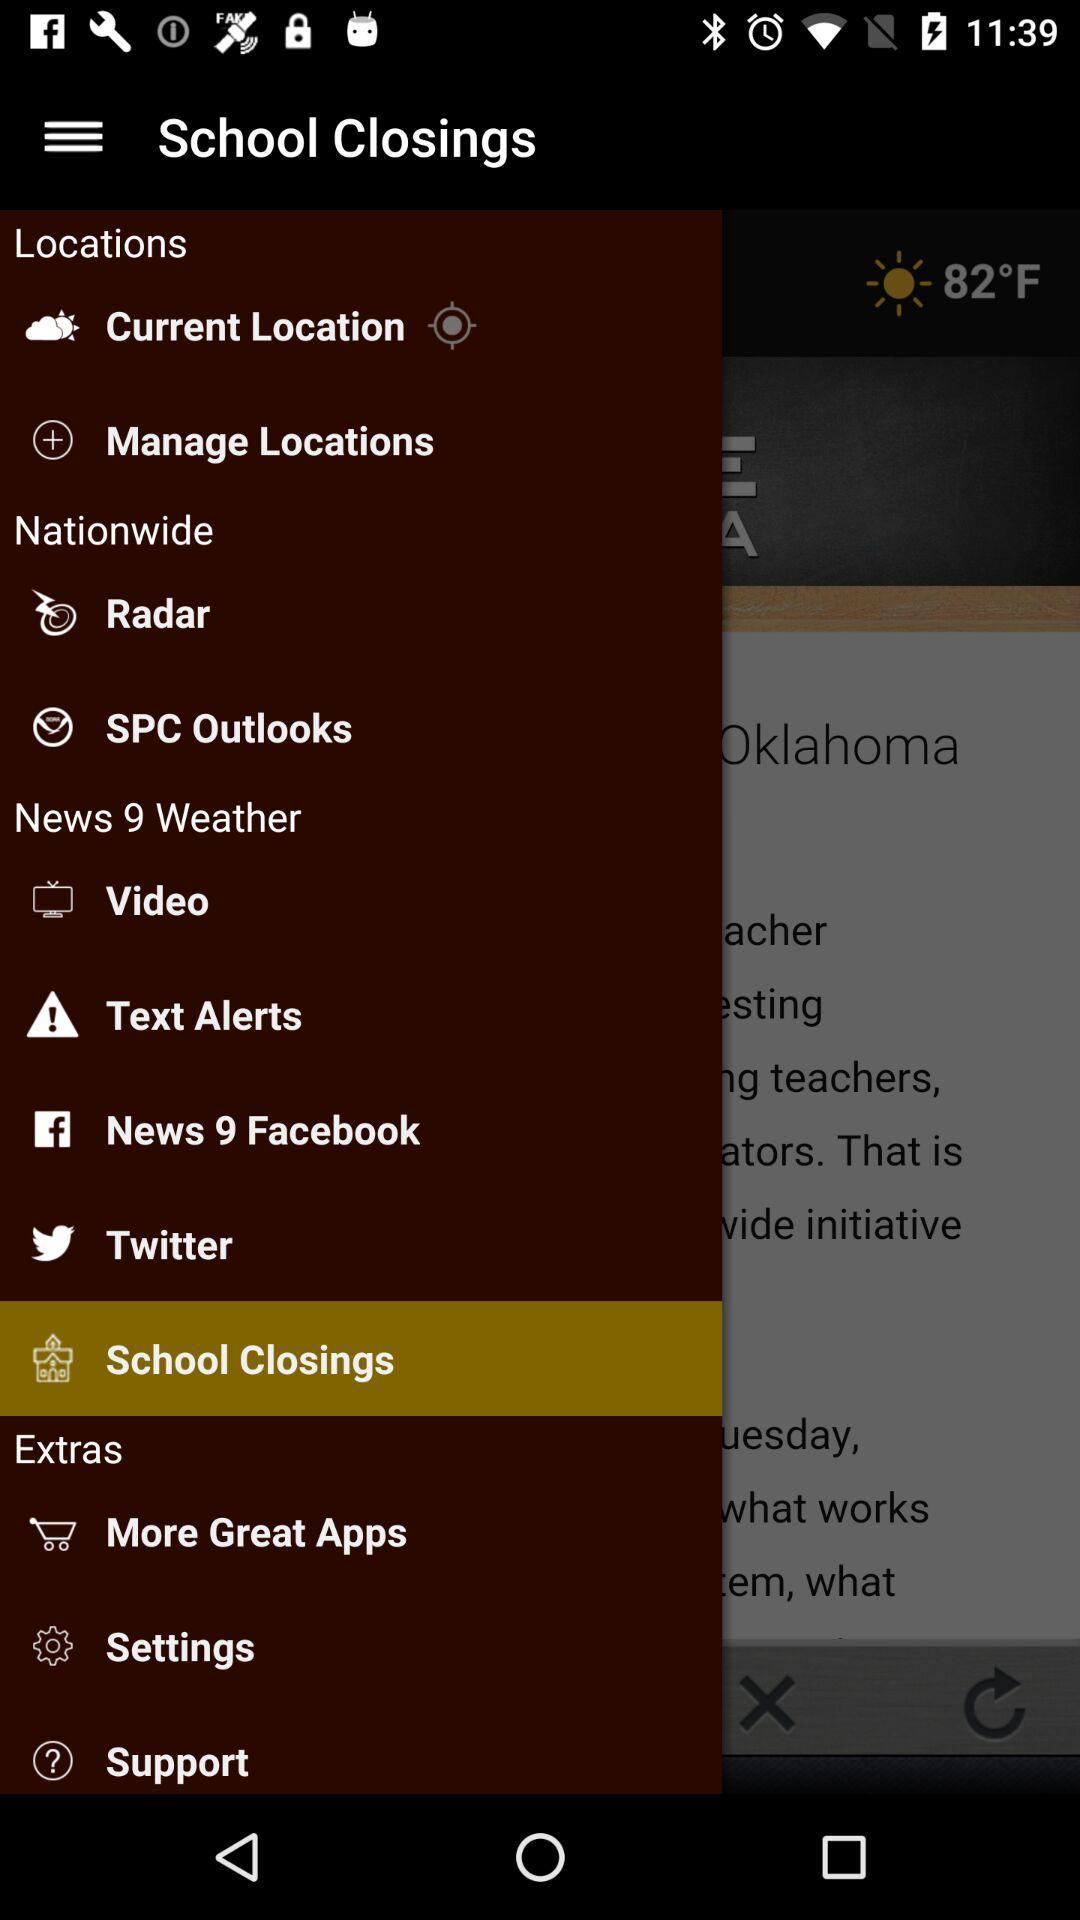 Image resolution: width=1080 pixels, height=1920 pixels. What do you see at coordinates (766, 1702) in the screenshot?
I see `the close icon` at bounding box center [766, 1702].